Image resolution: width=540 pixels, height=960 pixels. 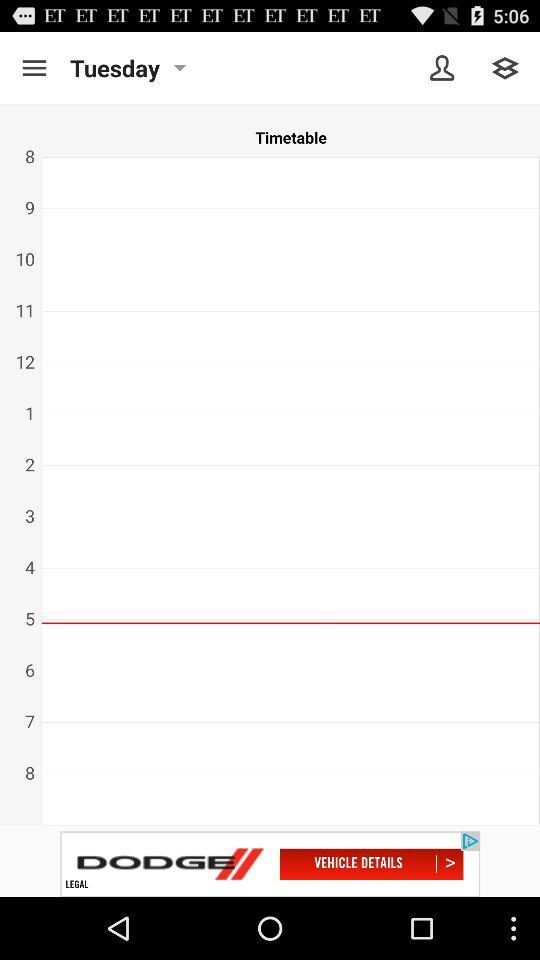 What do you see at coordinates (504, 68) in the screenshot?
I see `show layer` at bounding box center [504, 68].